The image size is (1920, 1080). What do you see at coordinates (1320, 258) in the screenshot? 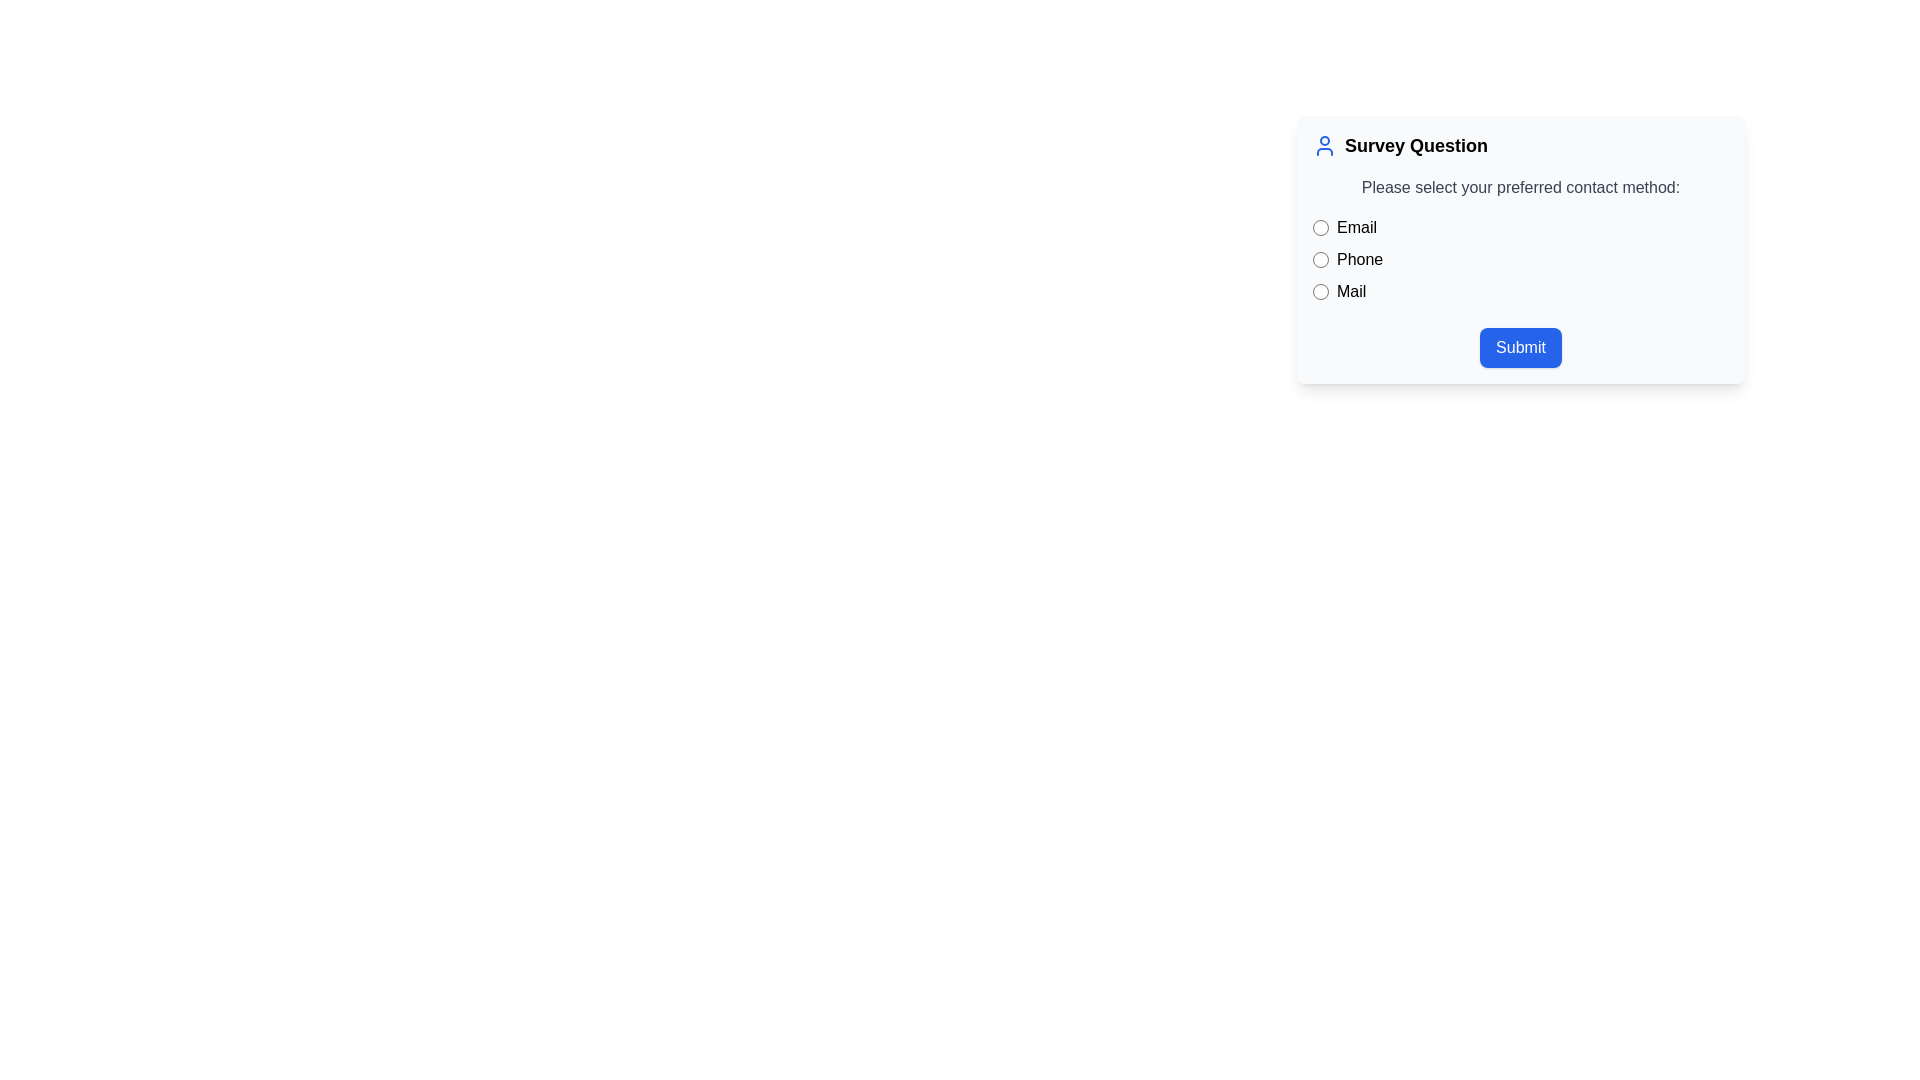
I see `the 'Phone' radio button` at bounding box center [1320, 258].